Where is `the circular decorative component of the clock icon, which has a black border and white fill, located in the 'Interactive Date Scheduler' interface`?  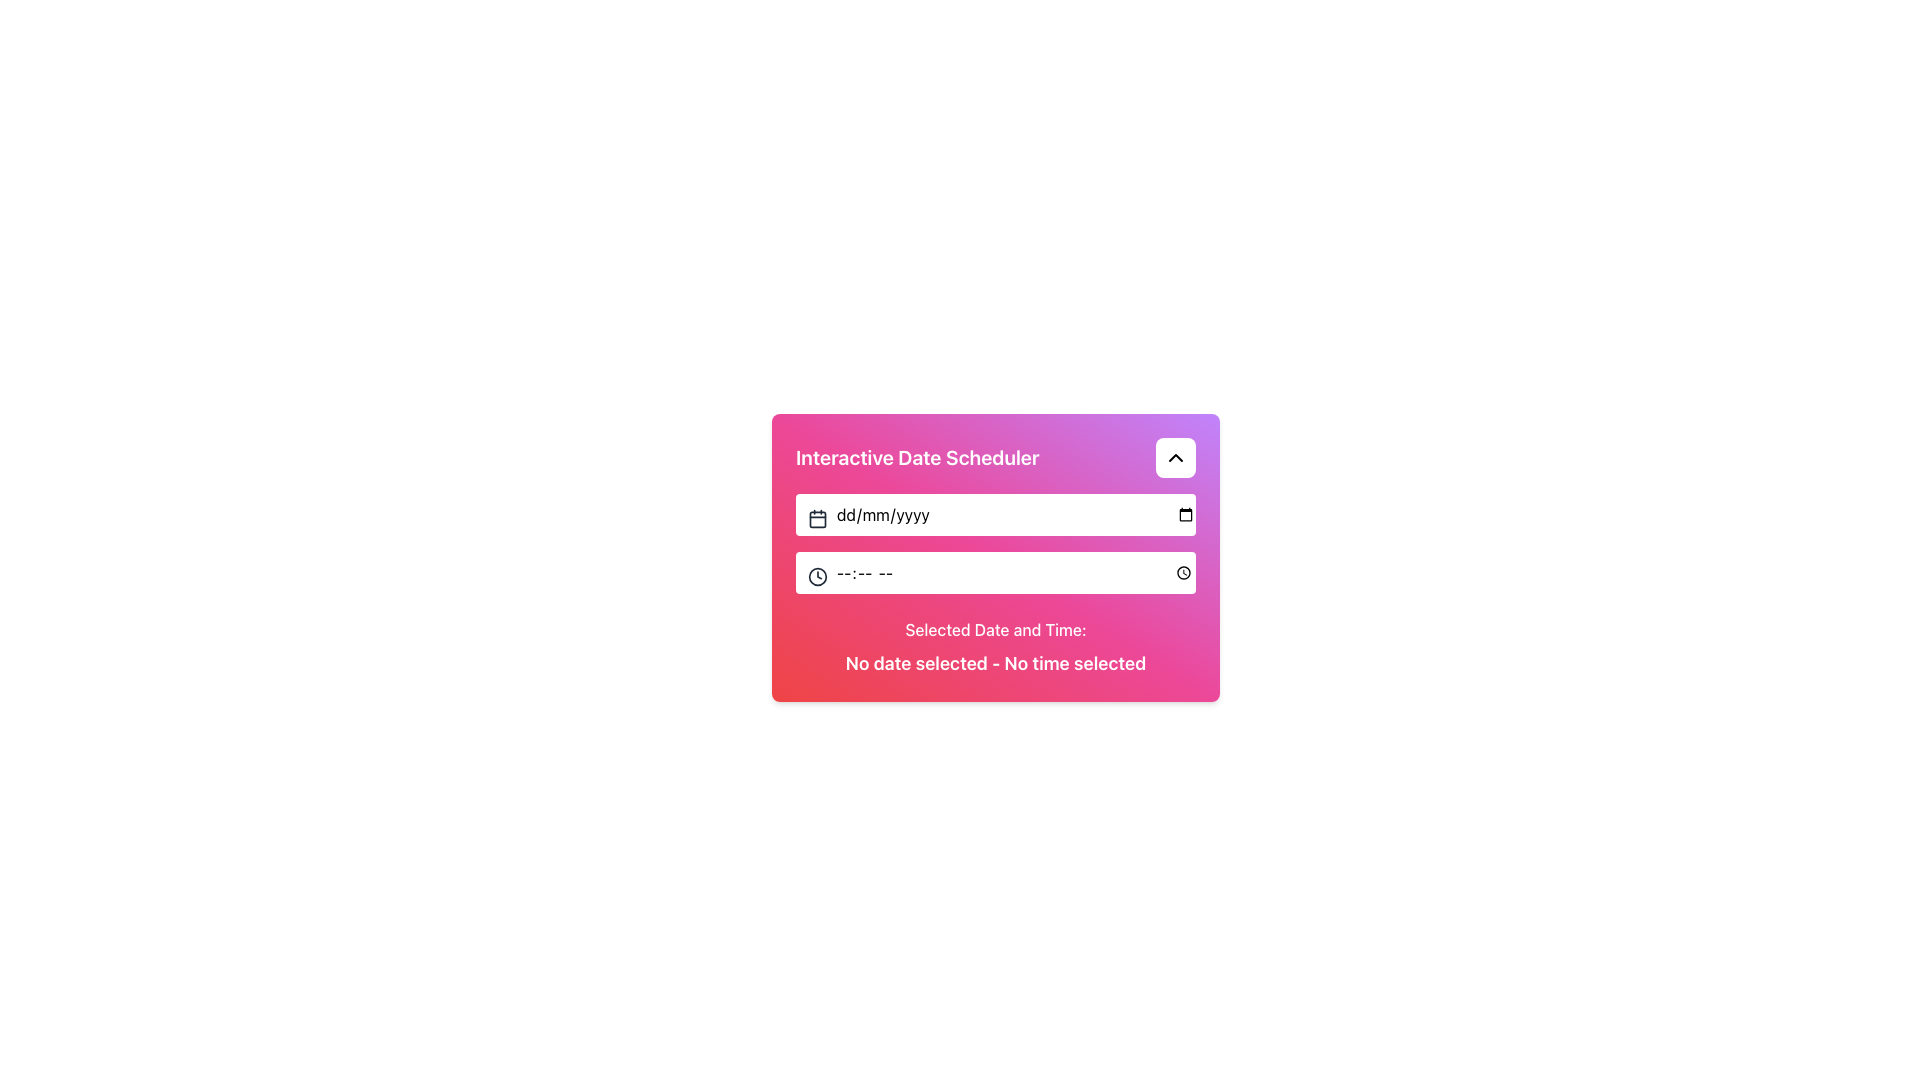 the circular decorative component of the clock icon, which has a black border and white fill, located in the 'Interactive Date Scheduler' interface is located at coordinates (817, 576).